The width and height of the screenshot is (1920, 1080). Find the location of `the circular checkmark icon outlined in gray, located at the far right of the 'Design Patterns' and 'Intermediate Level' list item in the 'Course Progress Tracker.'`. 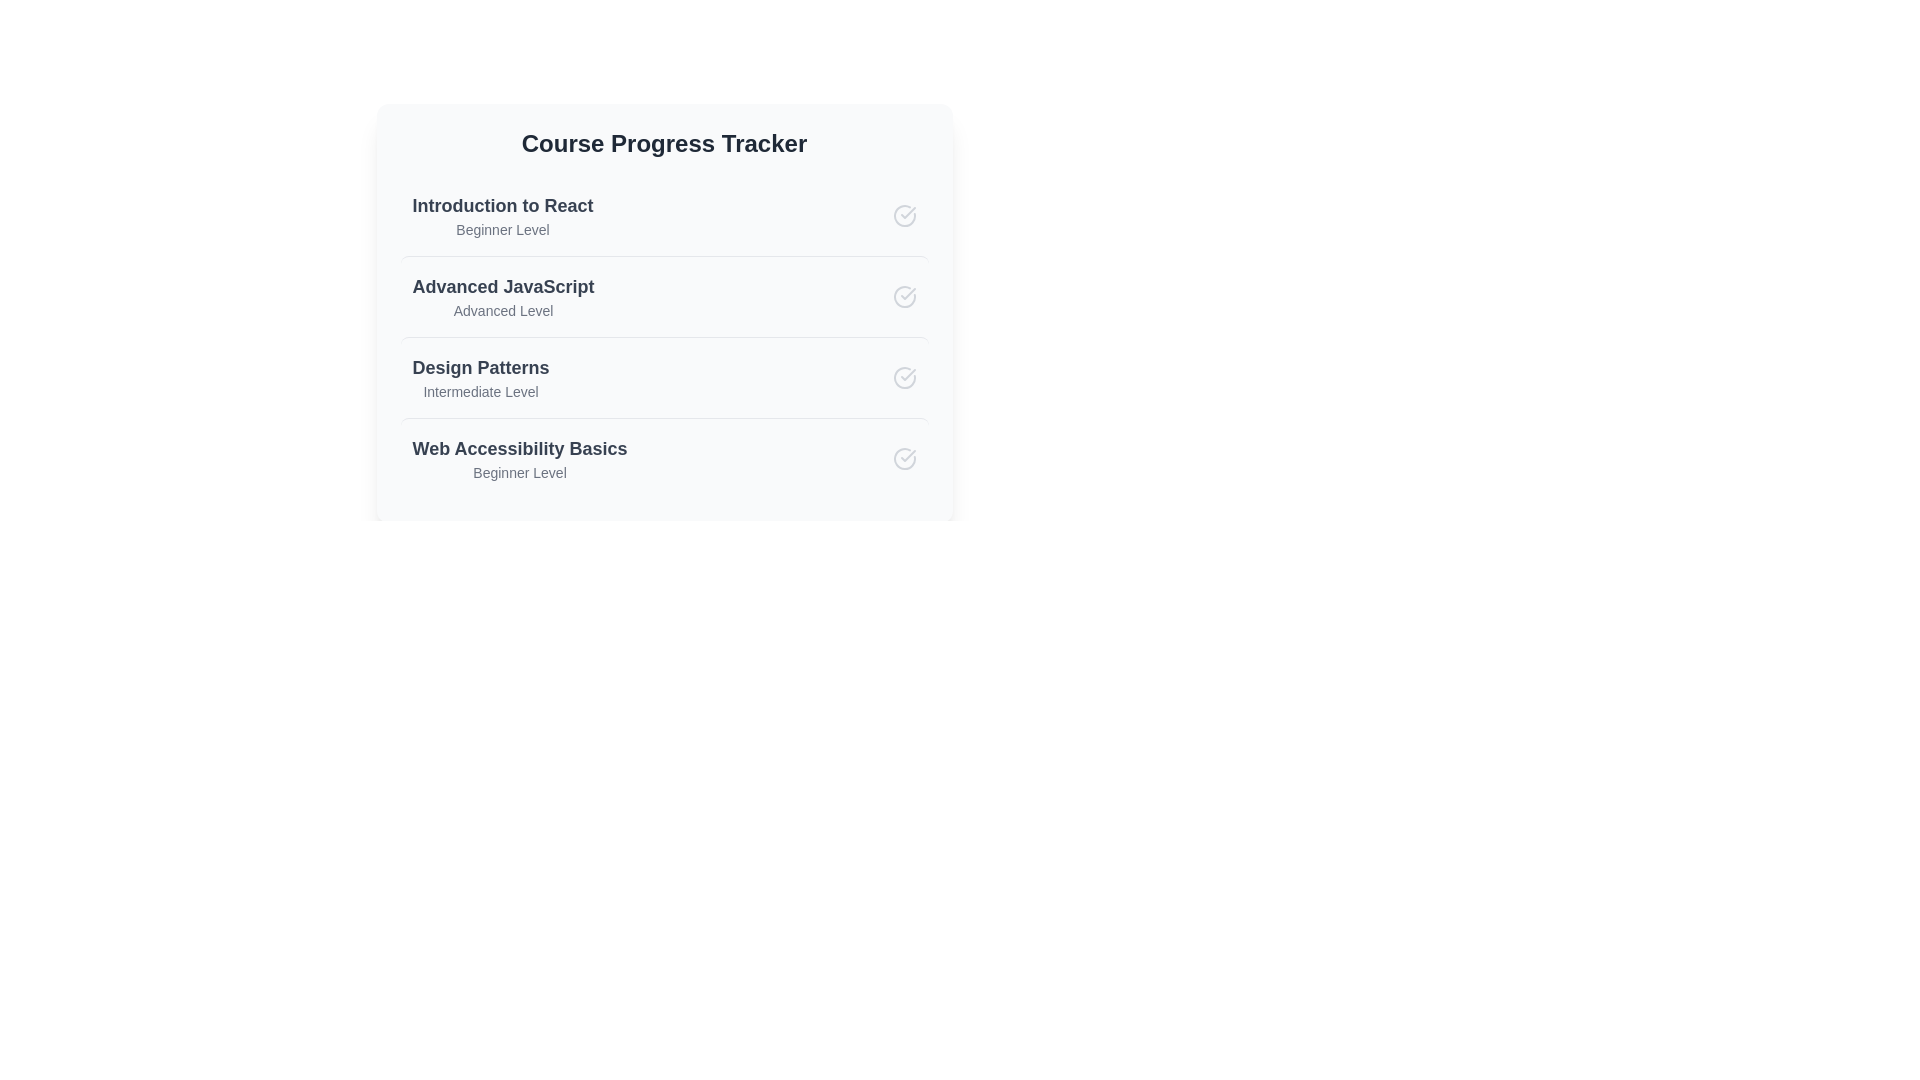

the circular checkmark icon outlined in gray, located at the far right of the 'Design Patterns' and 'Intermediate Level' list item in the 'Course Progress Tracker.' is located at coordinates (903, 378).